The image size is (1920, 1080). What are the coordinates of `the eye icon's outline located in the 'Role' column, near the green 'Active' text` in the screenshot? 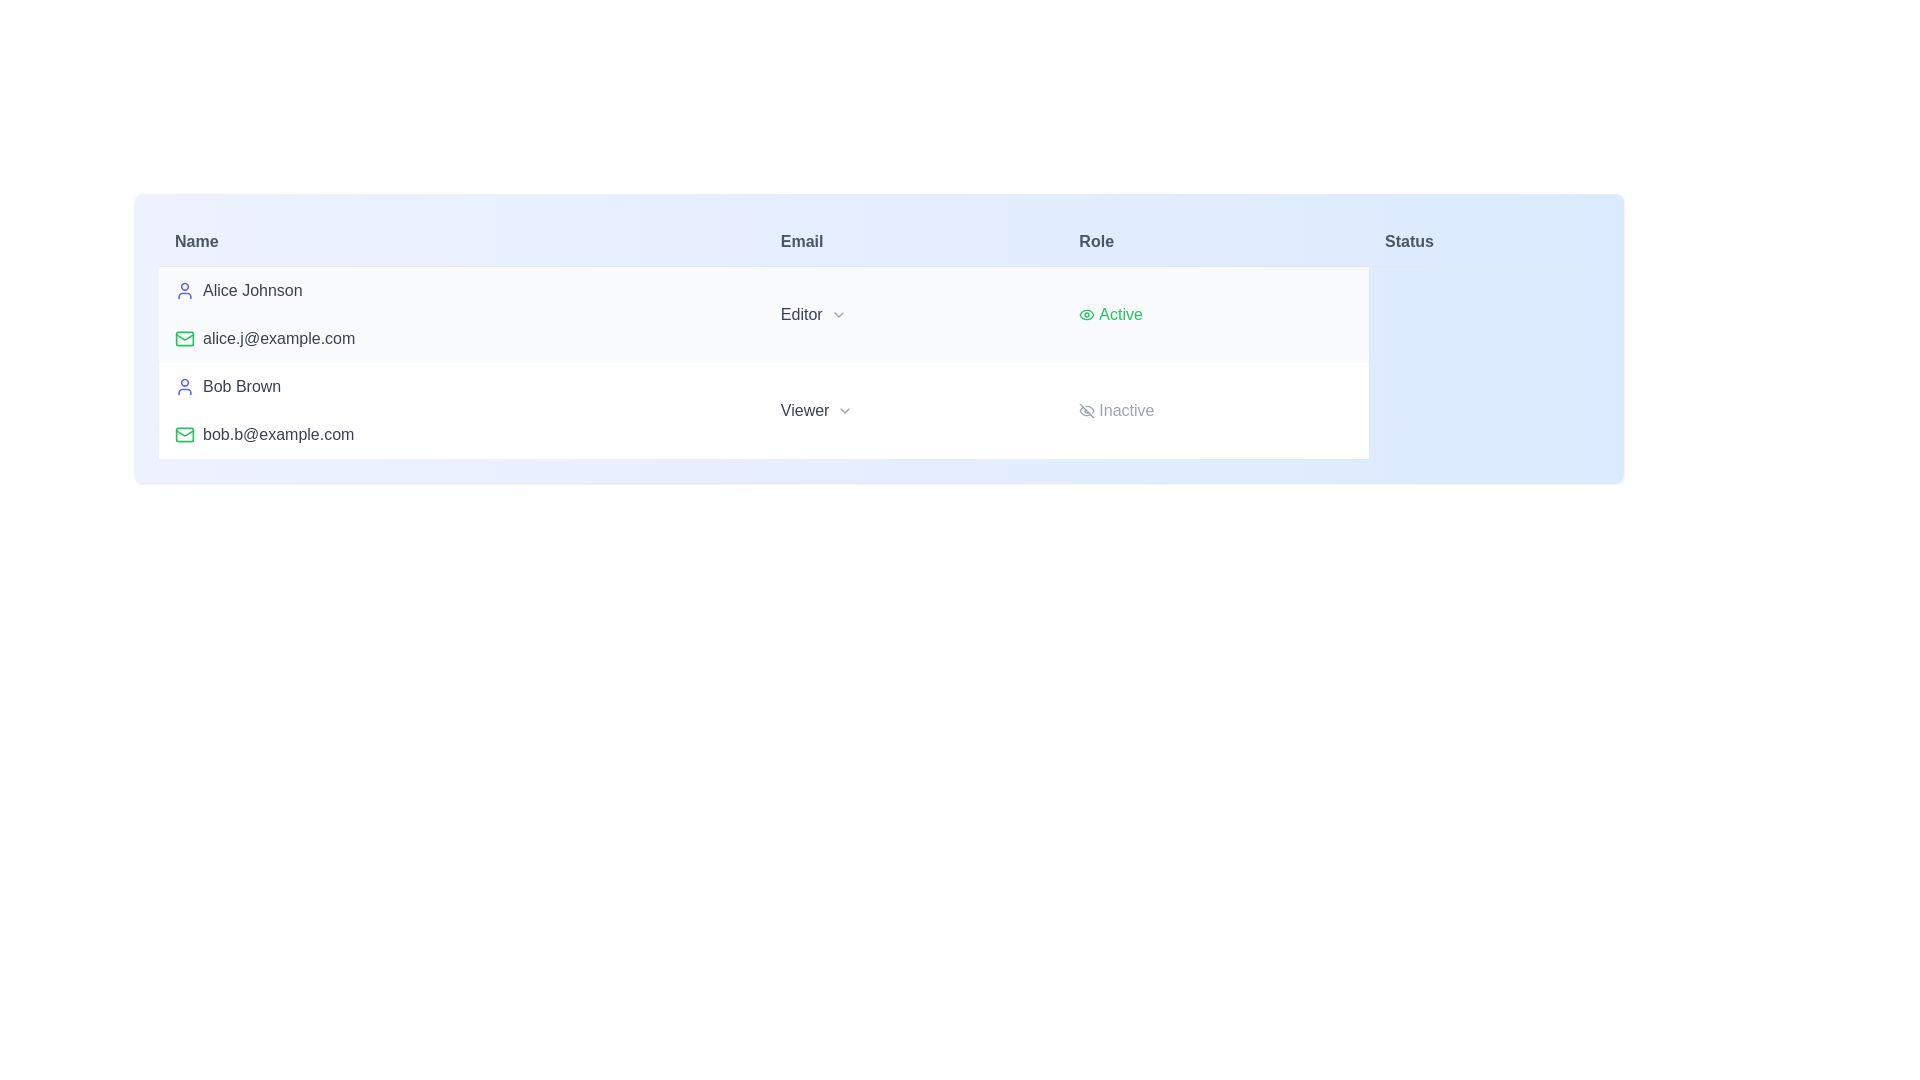 It's located at (1086, 315).